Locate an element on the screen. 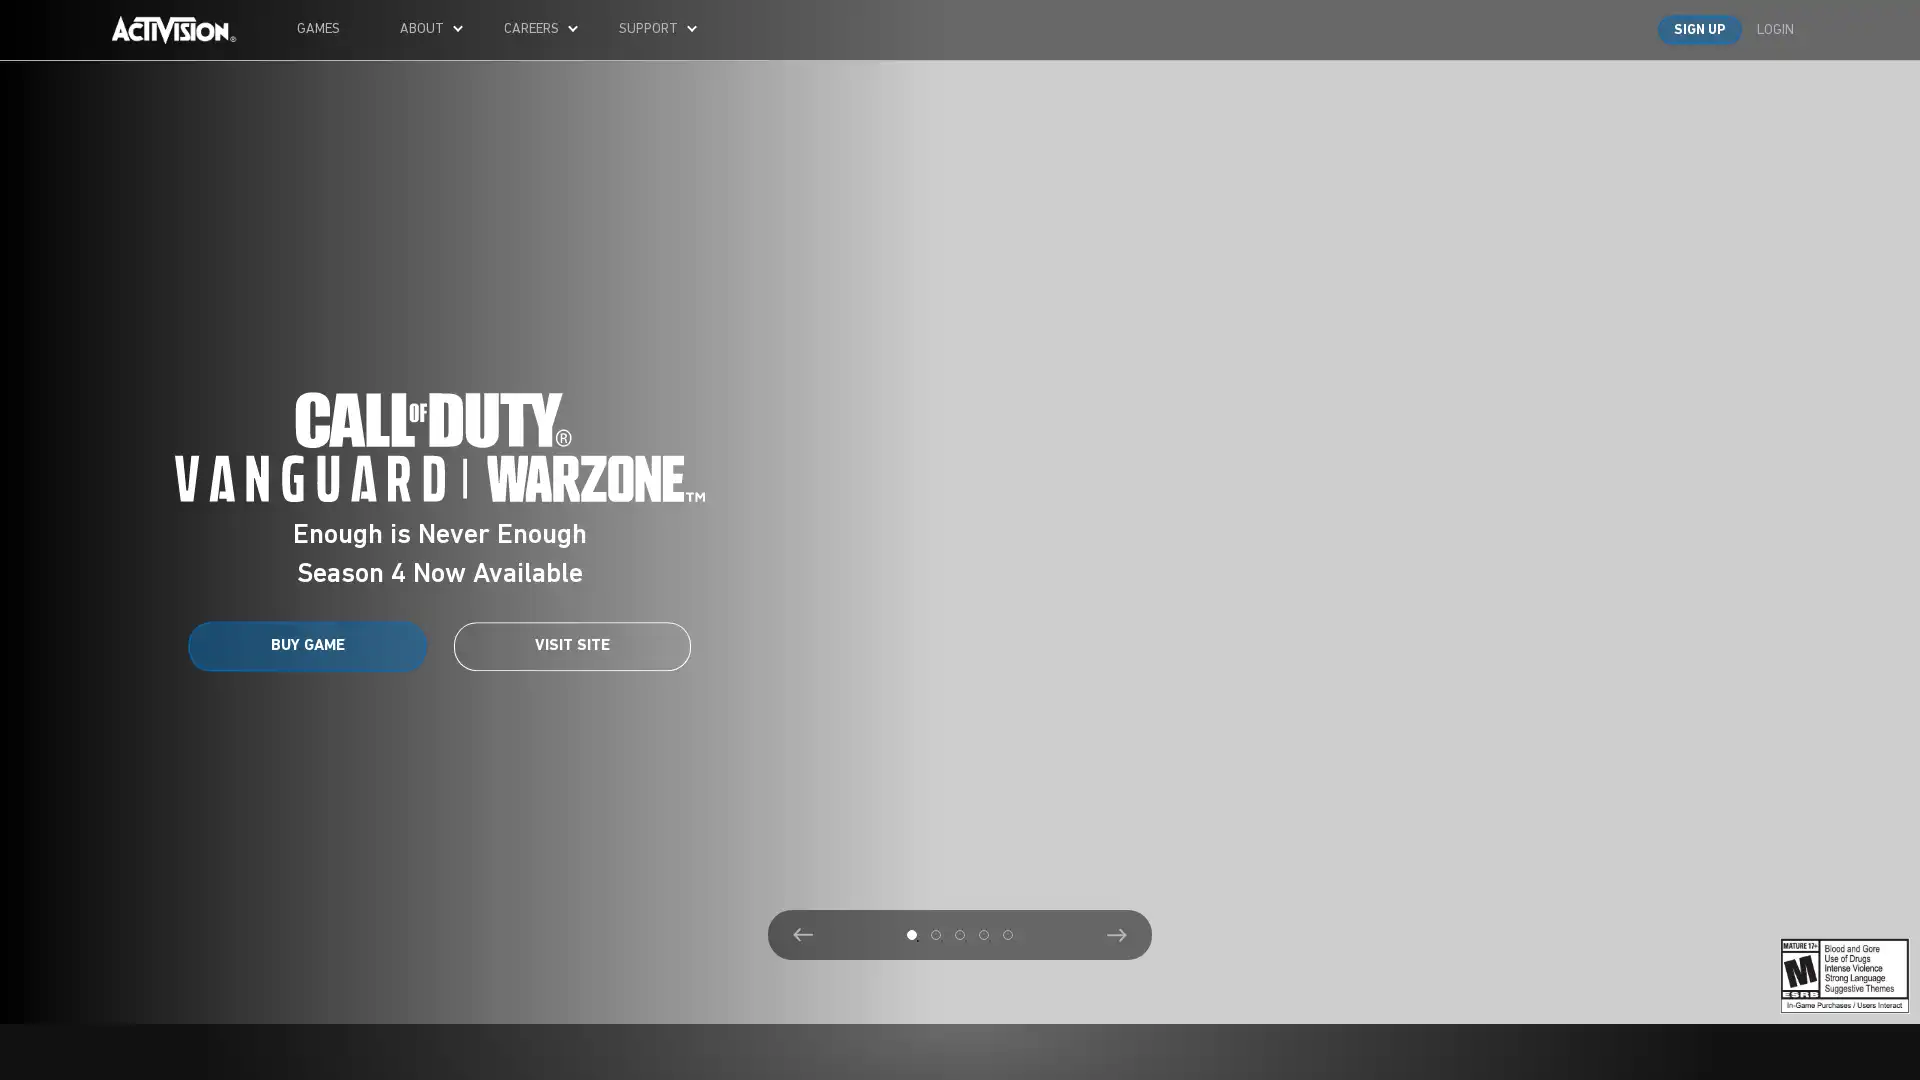  2 is located at coordinates (935, 934).